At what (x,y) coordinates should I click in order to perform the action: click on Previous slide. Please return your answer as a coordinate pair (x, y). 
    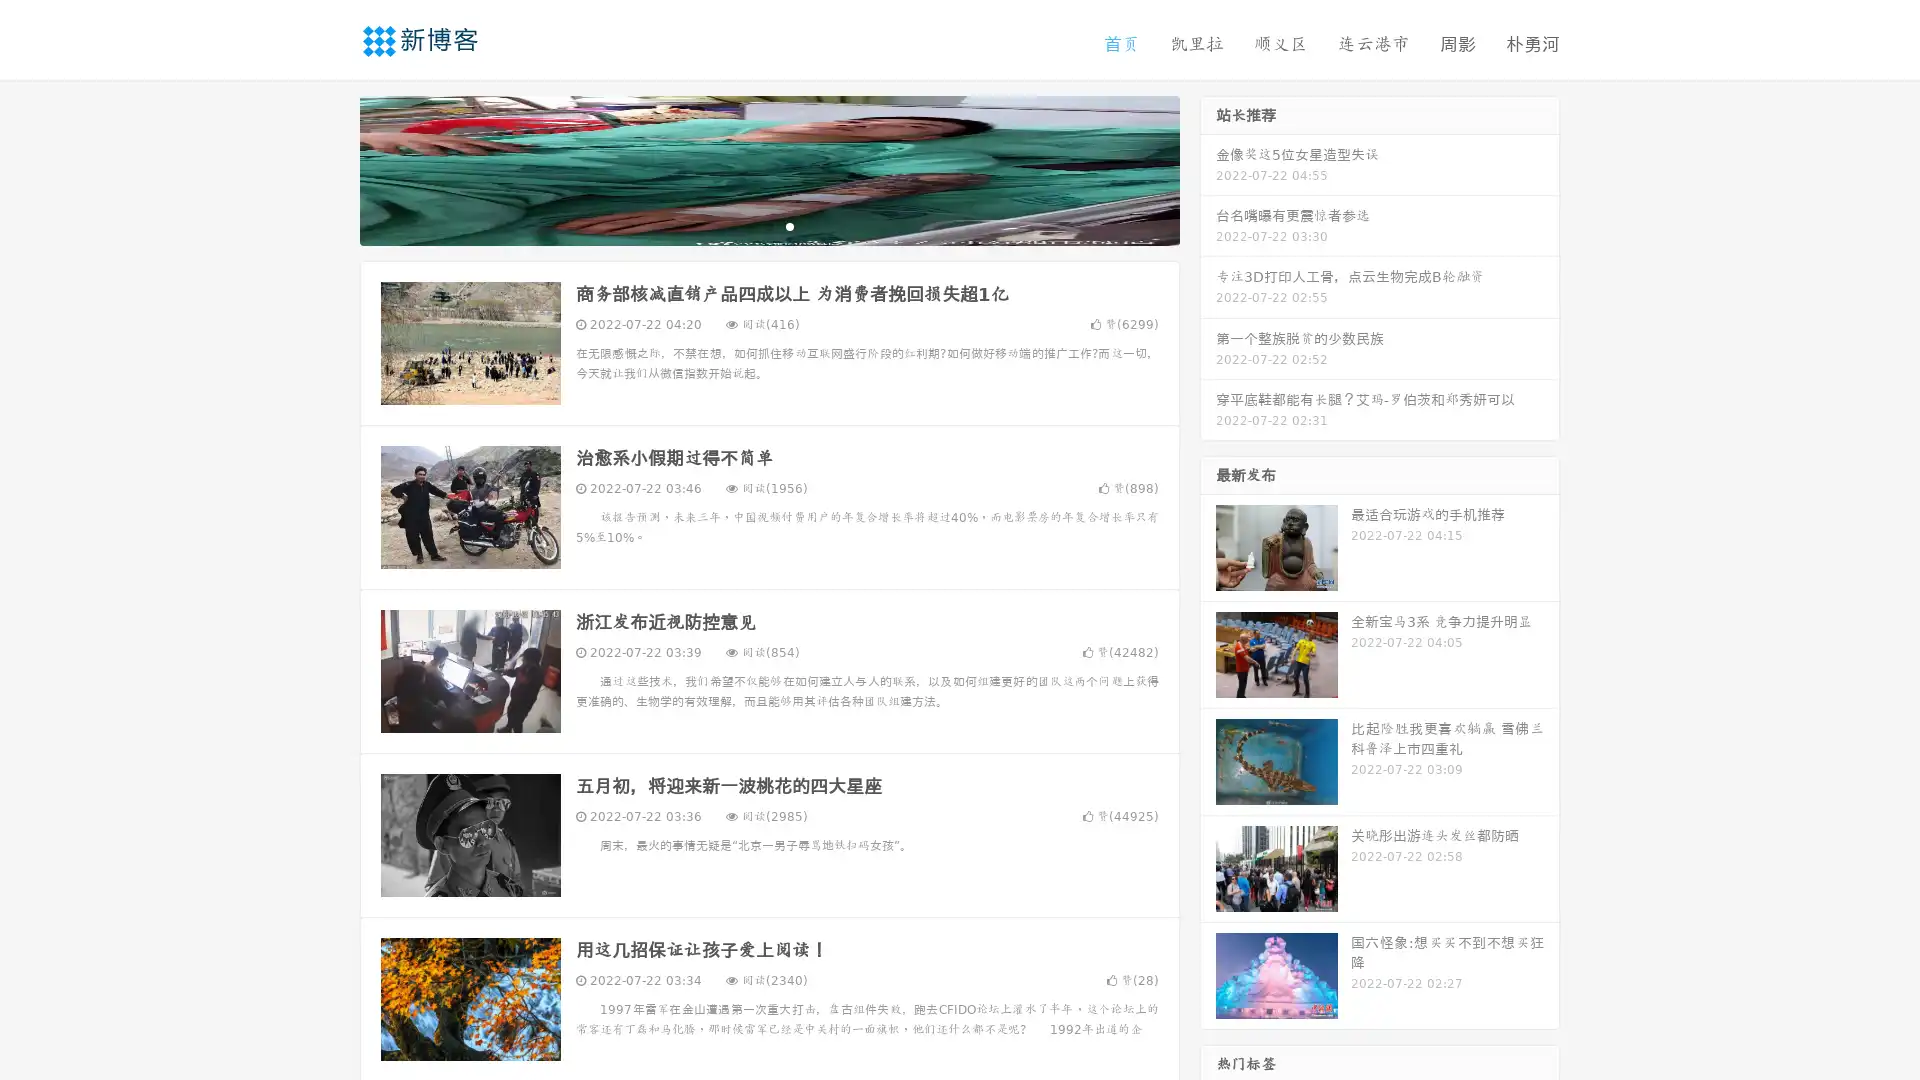
    Looking at the image, I should click on (330, 168).